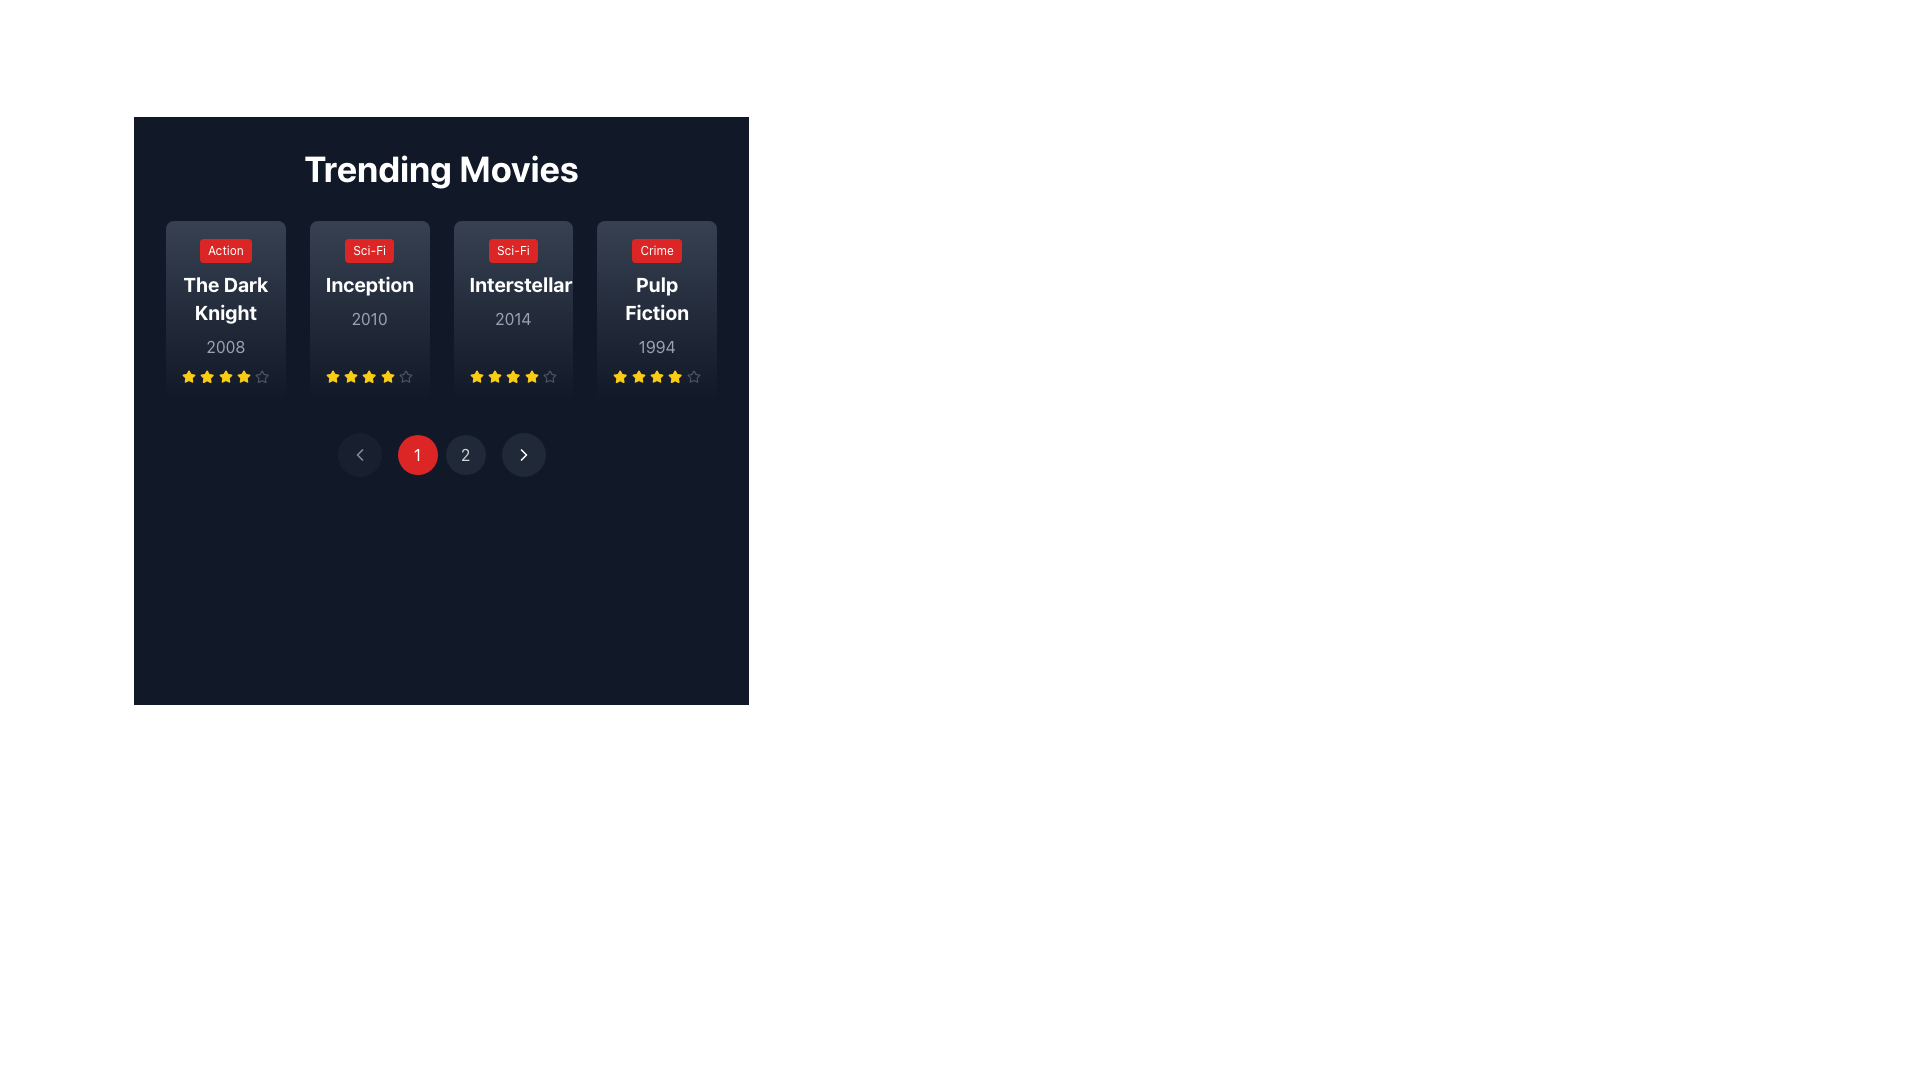 The image size is (1920, 1080). I want to click on the Text Label indicating the genre of the movie 'Interstellar' (2014), located in the top-left corner of its movie card under 'Trending Movies', so click(513, 249).